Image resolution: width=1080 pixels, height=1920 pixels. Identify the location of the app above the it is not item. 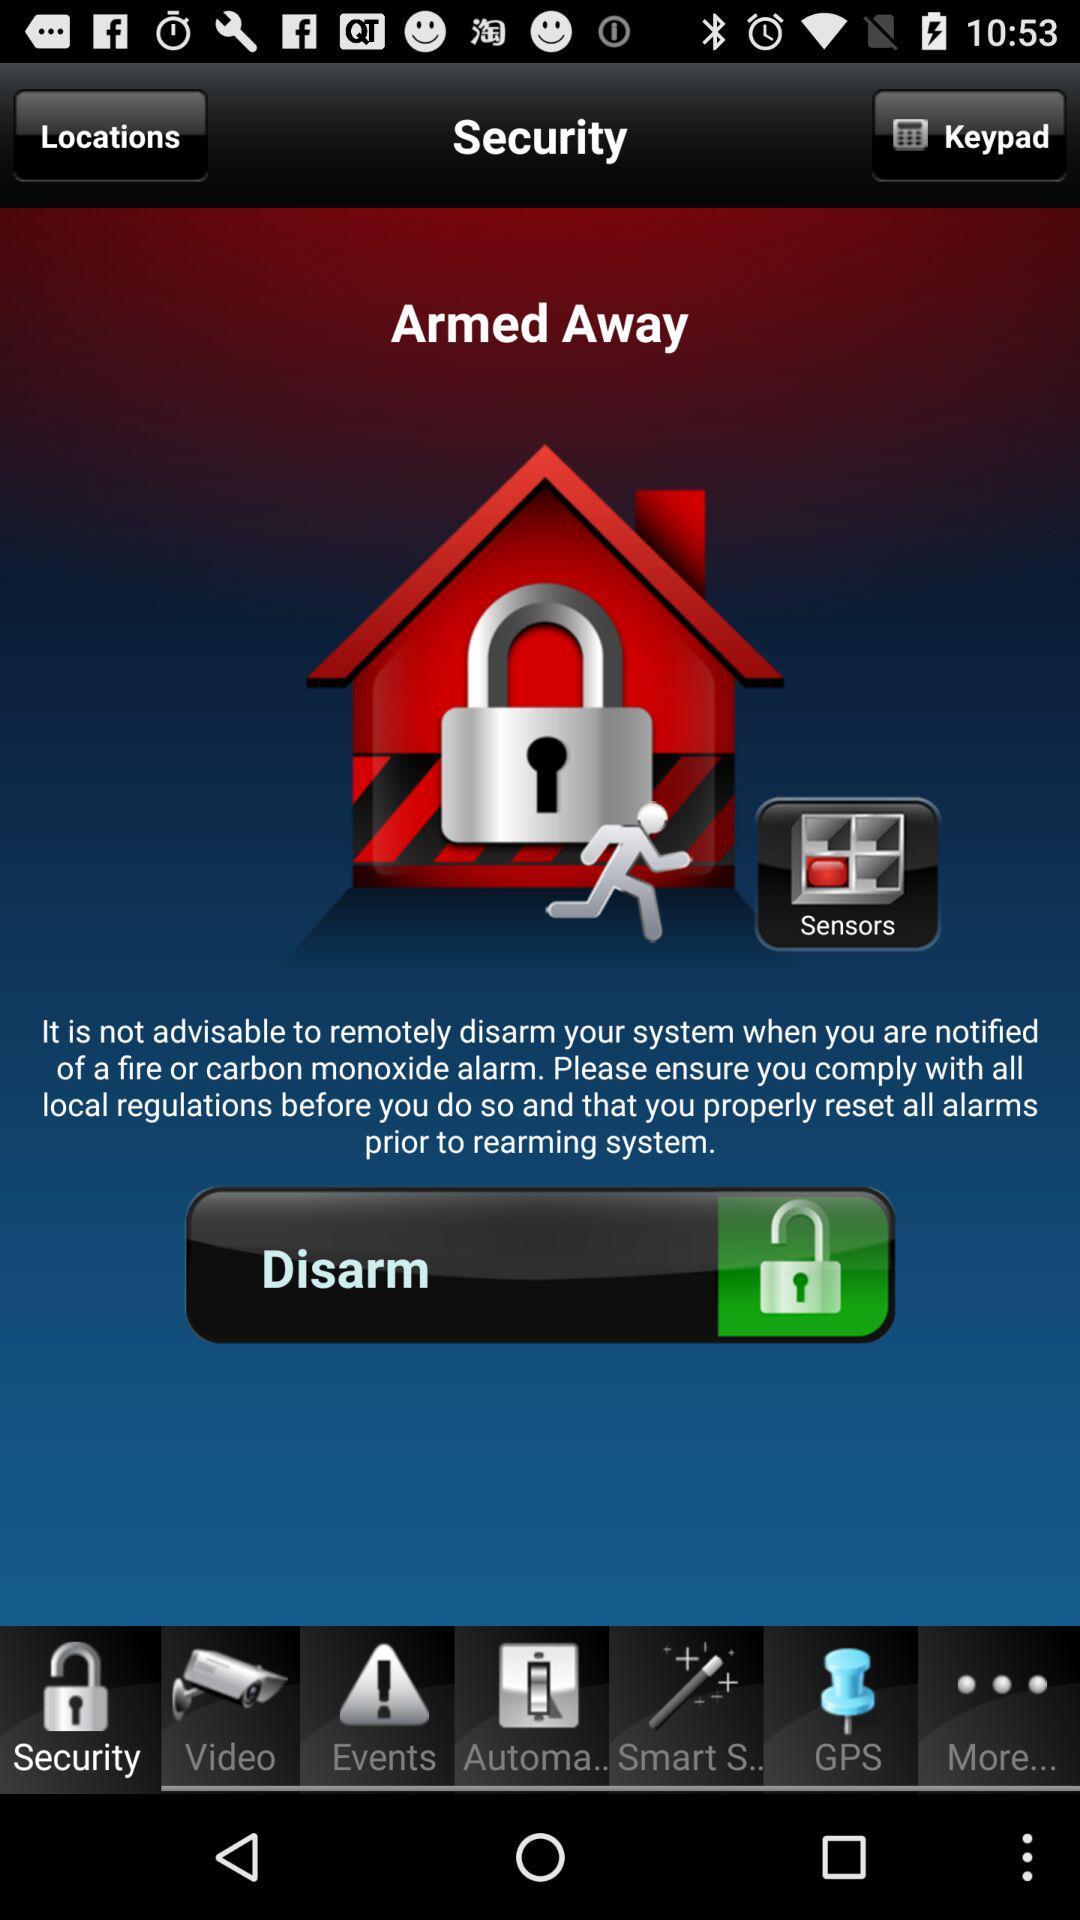
(110, 134).